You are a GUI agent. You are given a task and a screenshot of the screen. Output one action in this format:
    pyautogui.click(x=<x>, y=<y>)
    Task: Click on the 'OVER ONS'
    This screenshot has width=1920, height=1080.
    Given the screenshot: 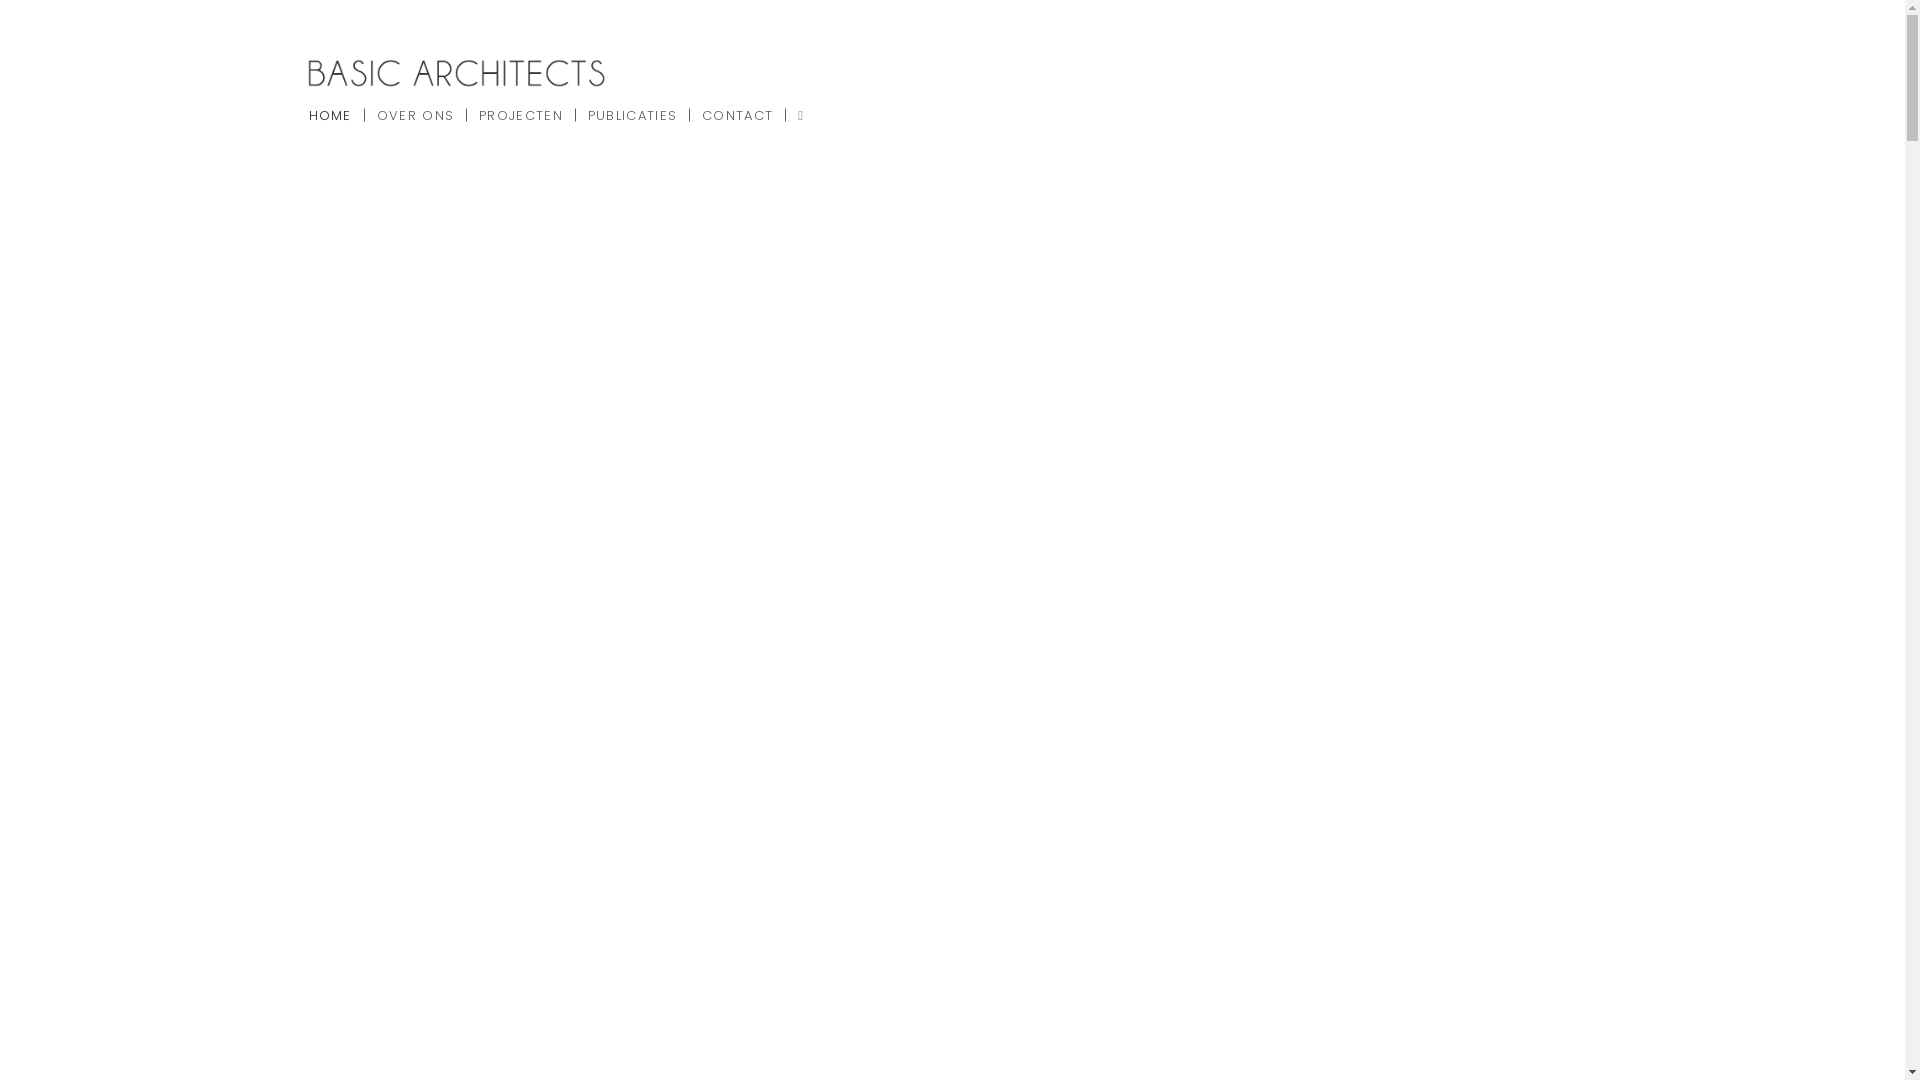 What is the action you would take?
    pyautogui.click(x=415, y=115)
    